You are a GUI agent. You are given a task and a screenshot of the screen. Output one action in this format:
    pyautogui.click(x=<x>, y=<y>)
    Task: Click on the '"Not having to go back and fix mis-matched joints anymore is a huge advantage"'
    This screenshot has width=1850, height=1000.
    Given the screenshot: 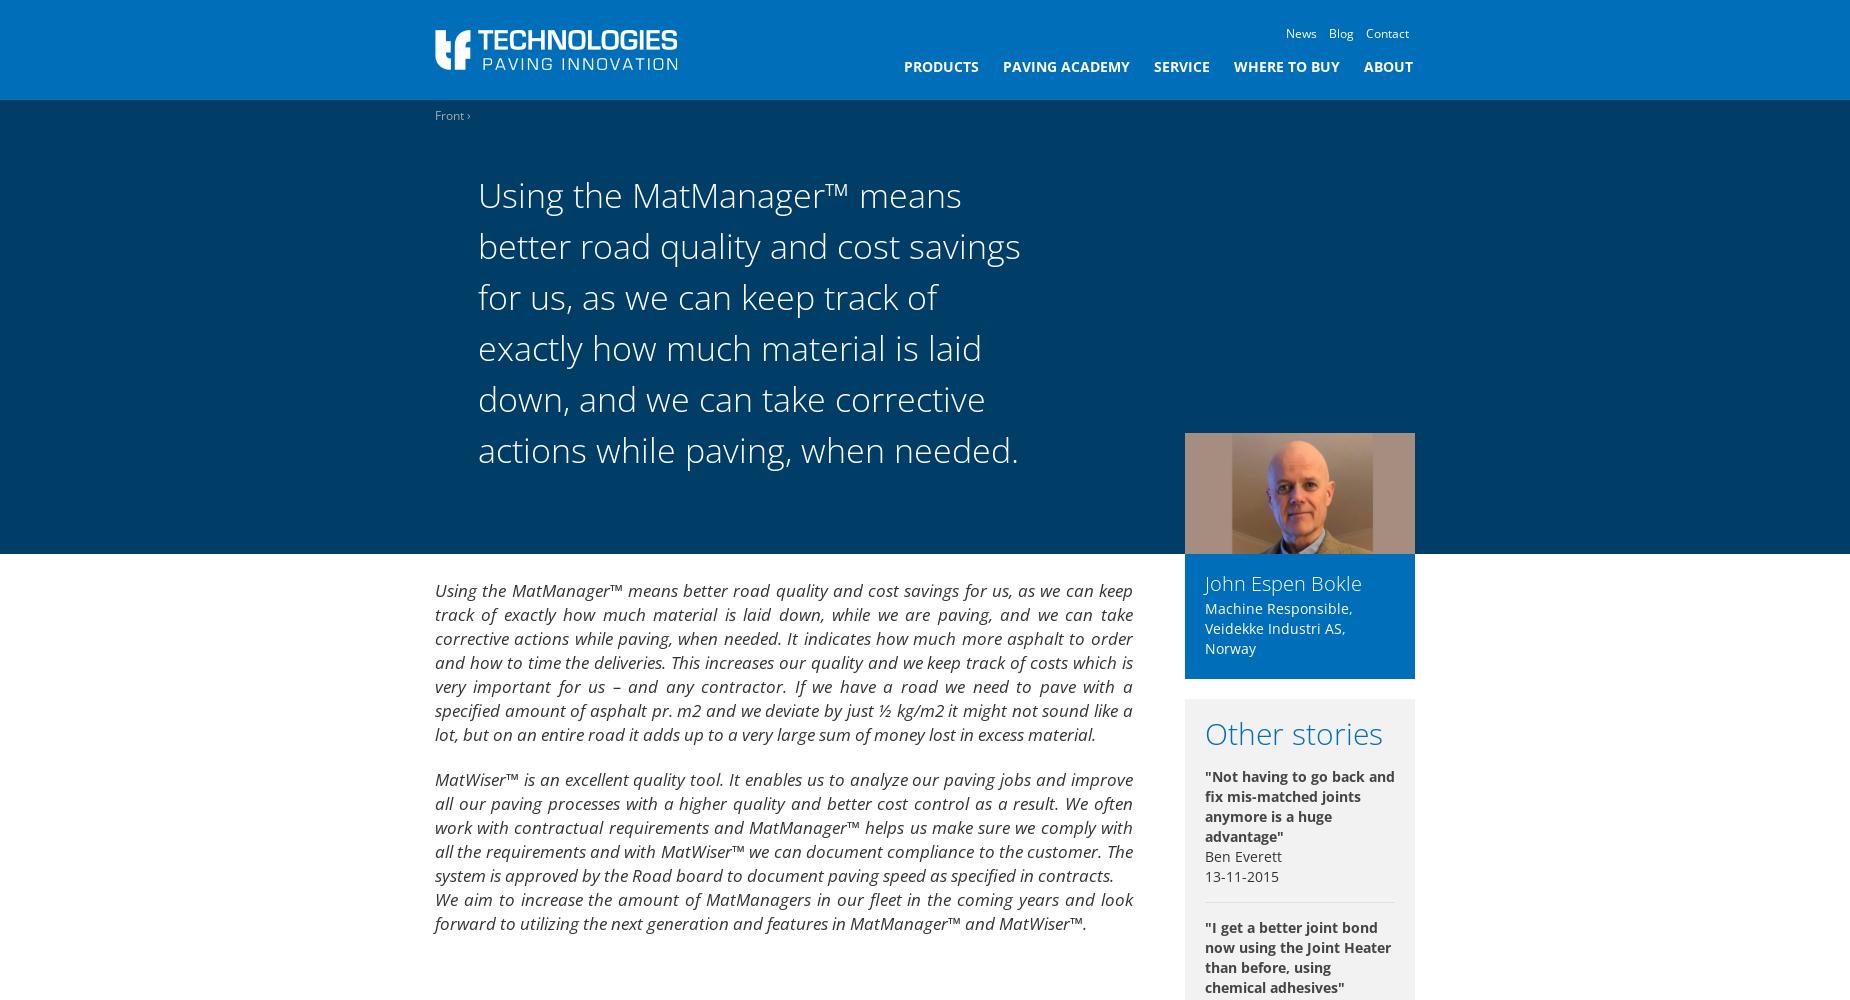 What is the action you would take?
    pyautogui.click(x=1298, y=806)
    